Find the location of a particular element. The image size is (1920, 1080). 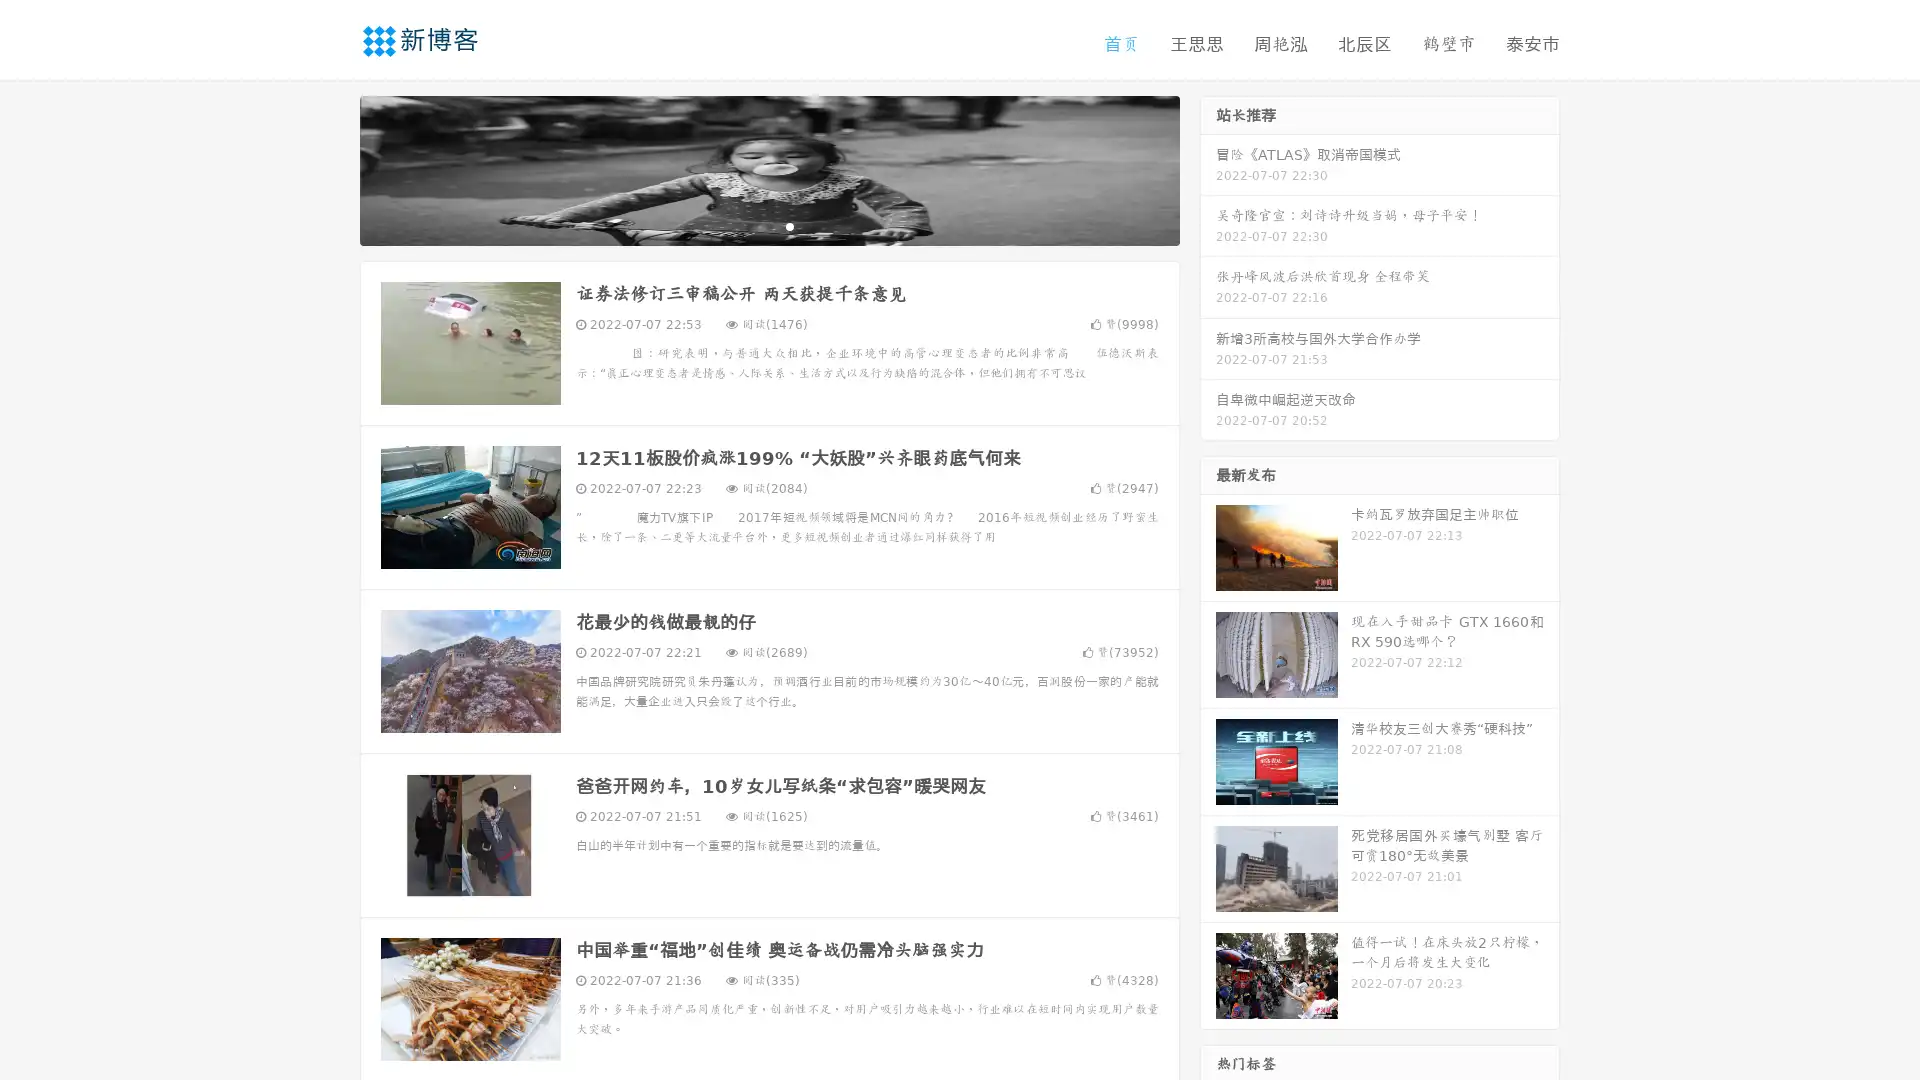

Previous slide is located at coordinates (330, 168).